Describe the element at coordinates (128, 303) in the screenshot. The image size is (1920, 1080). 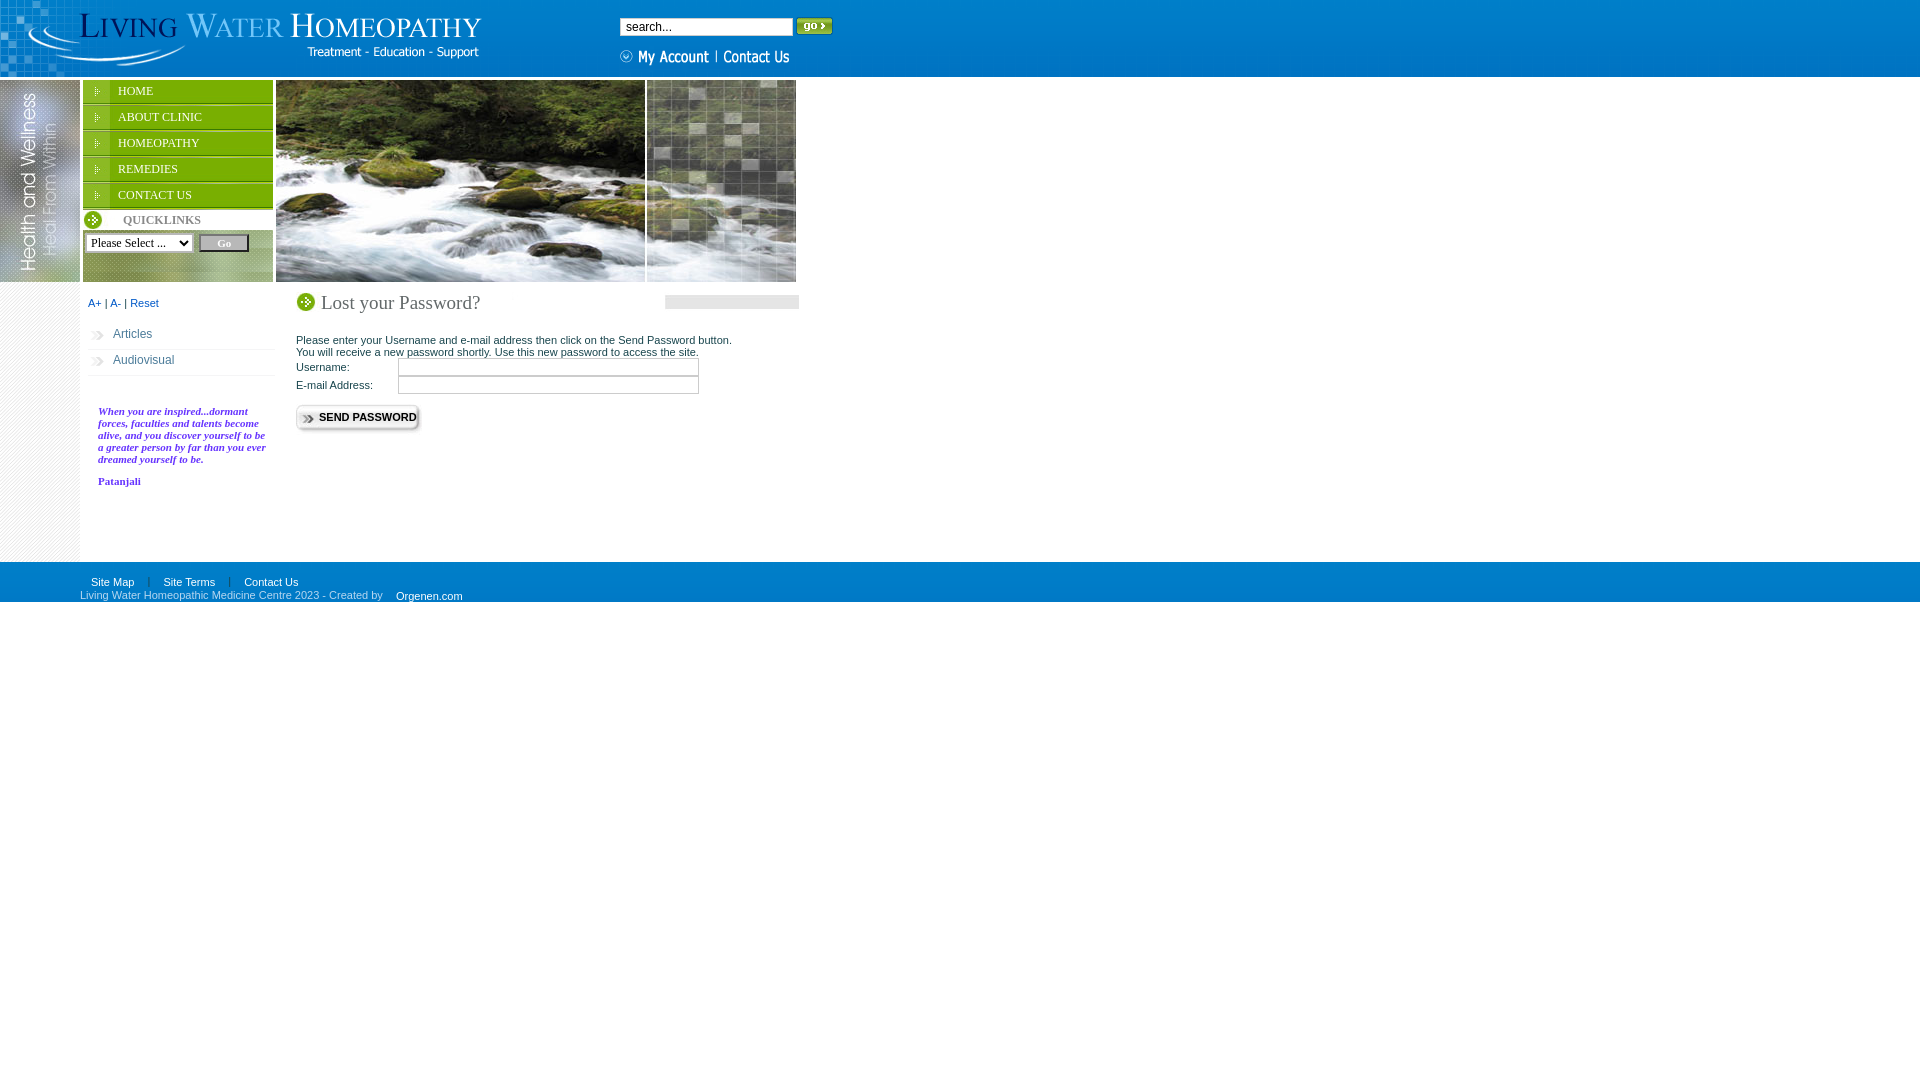
I see `'Reset'` at that location.